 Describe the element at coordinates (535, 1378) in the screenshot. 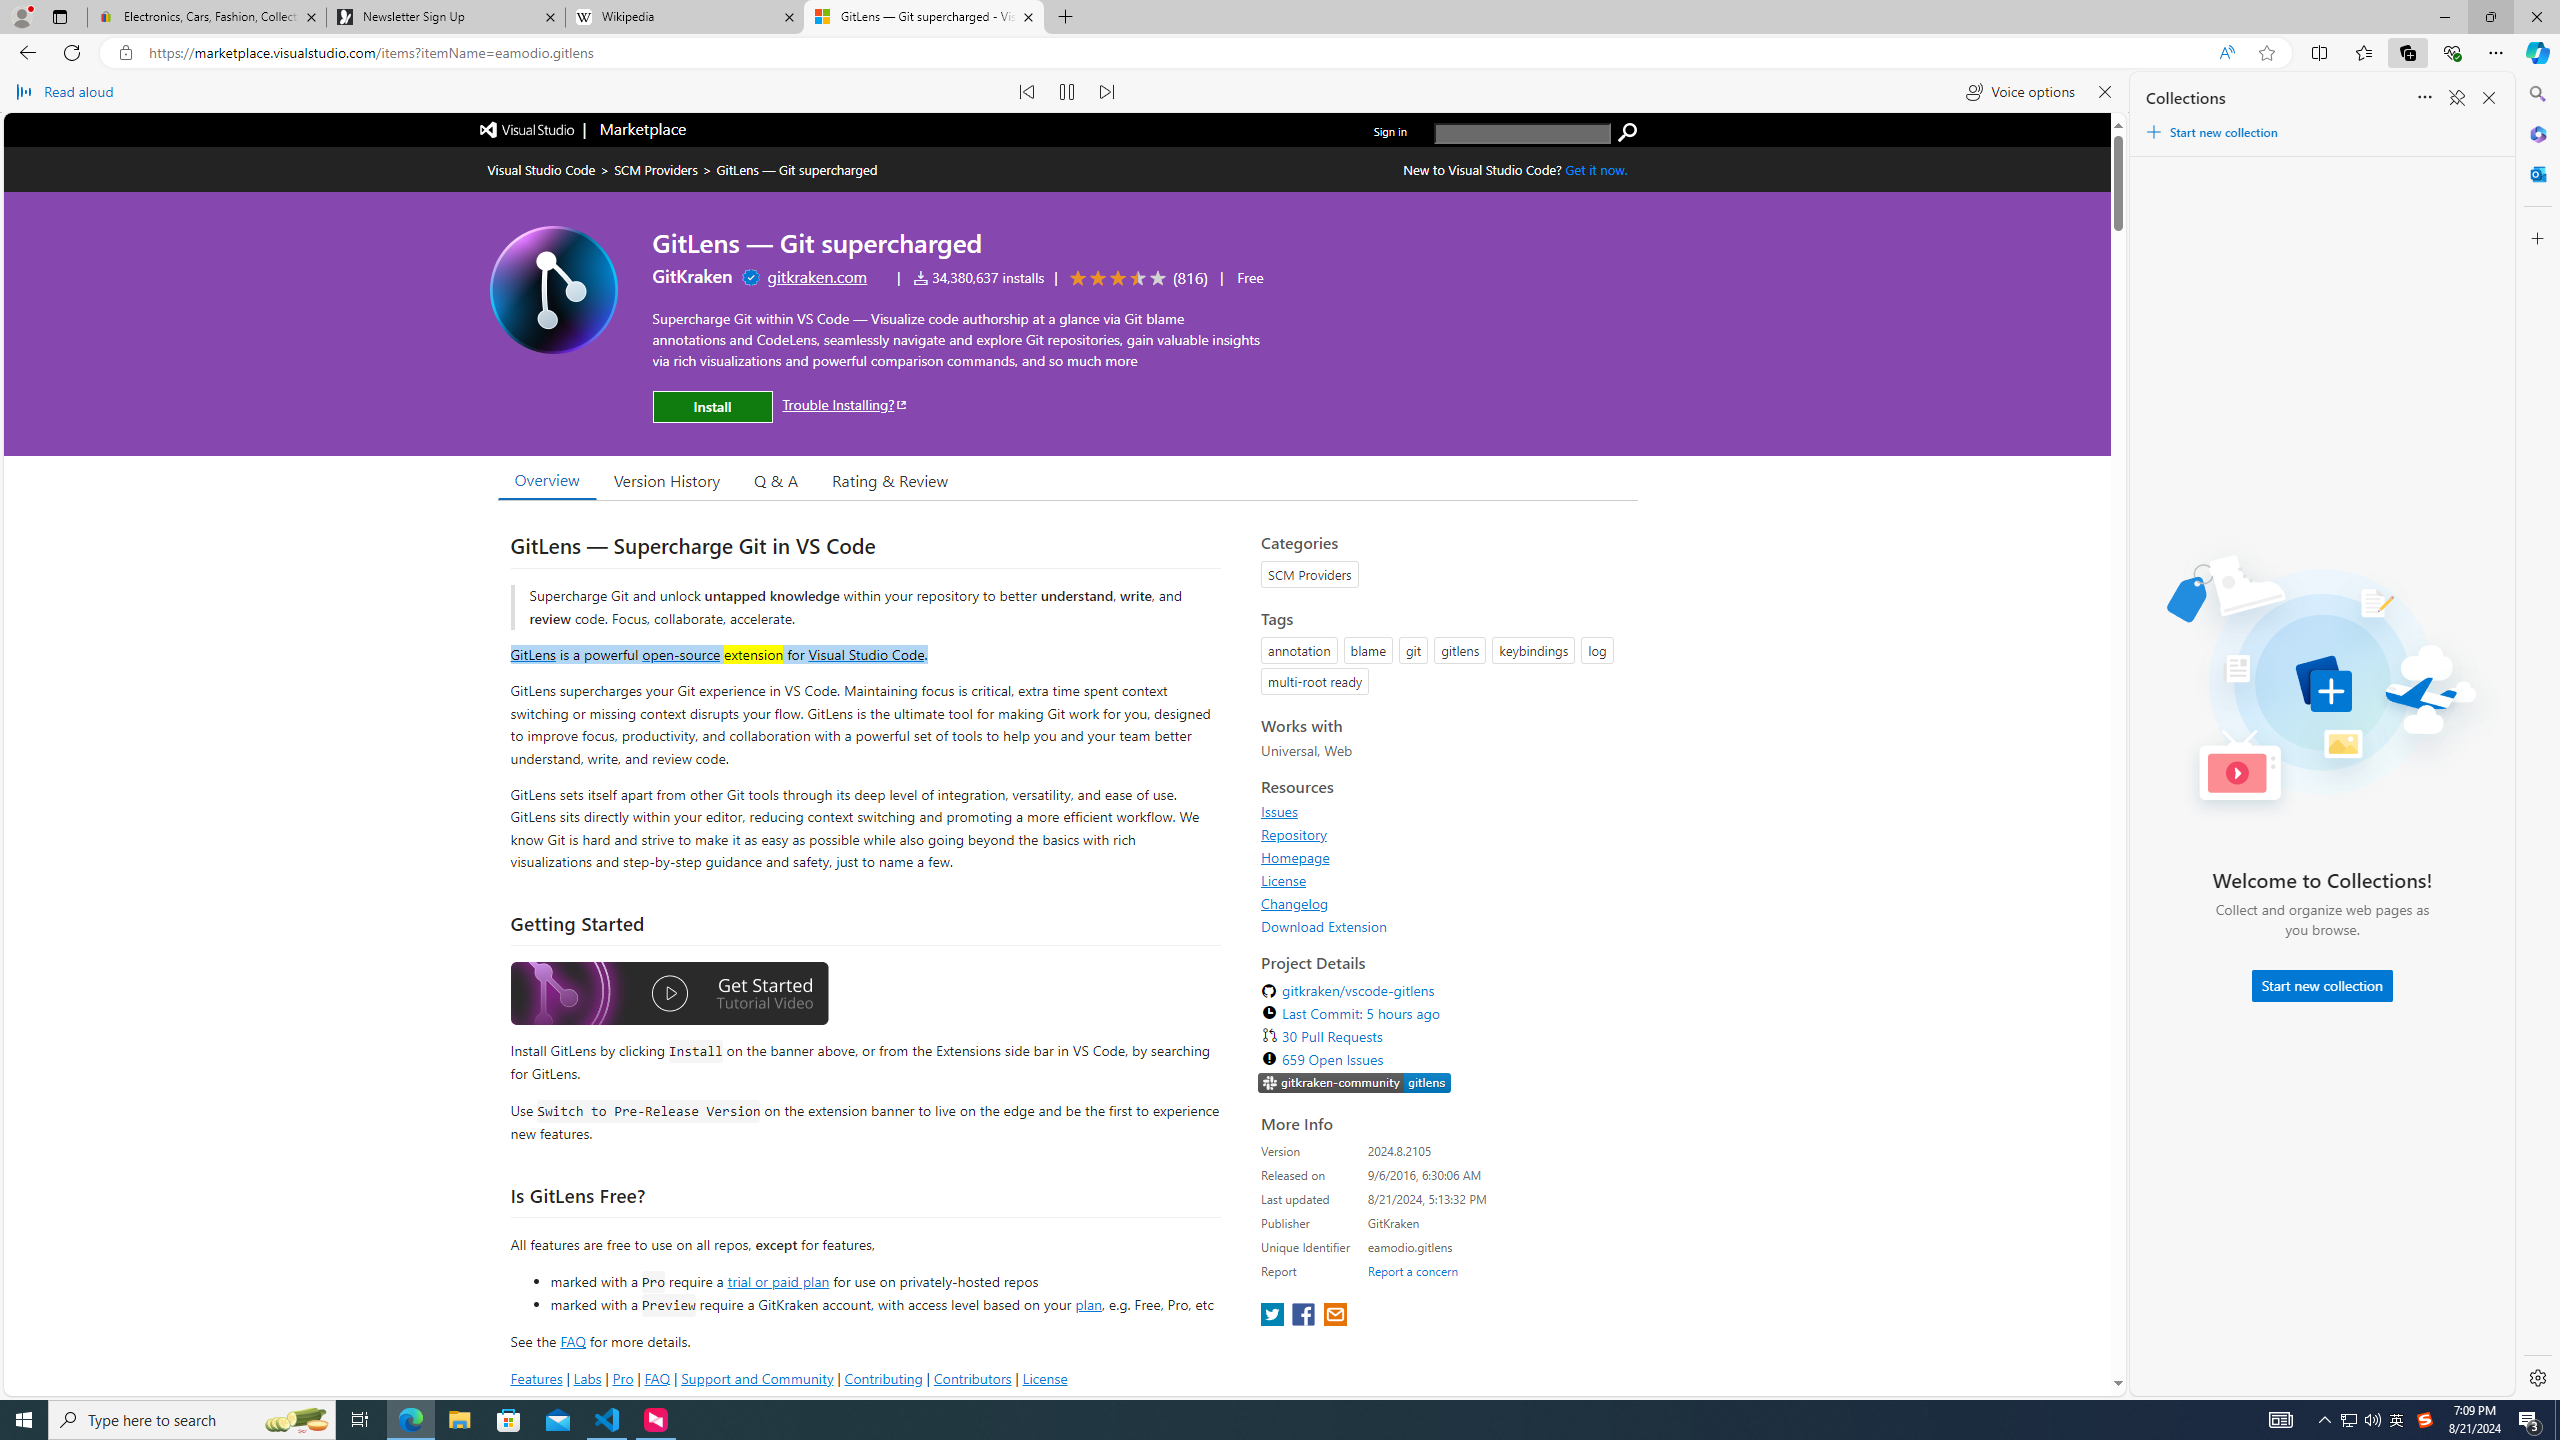

I see `'Features'` at that location.